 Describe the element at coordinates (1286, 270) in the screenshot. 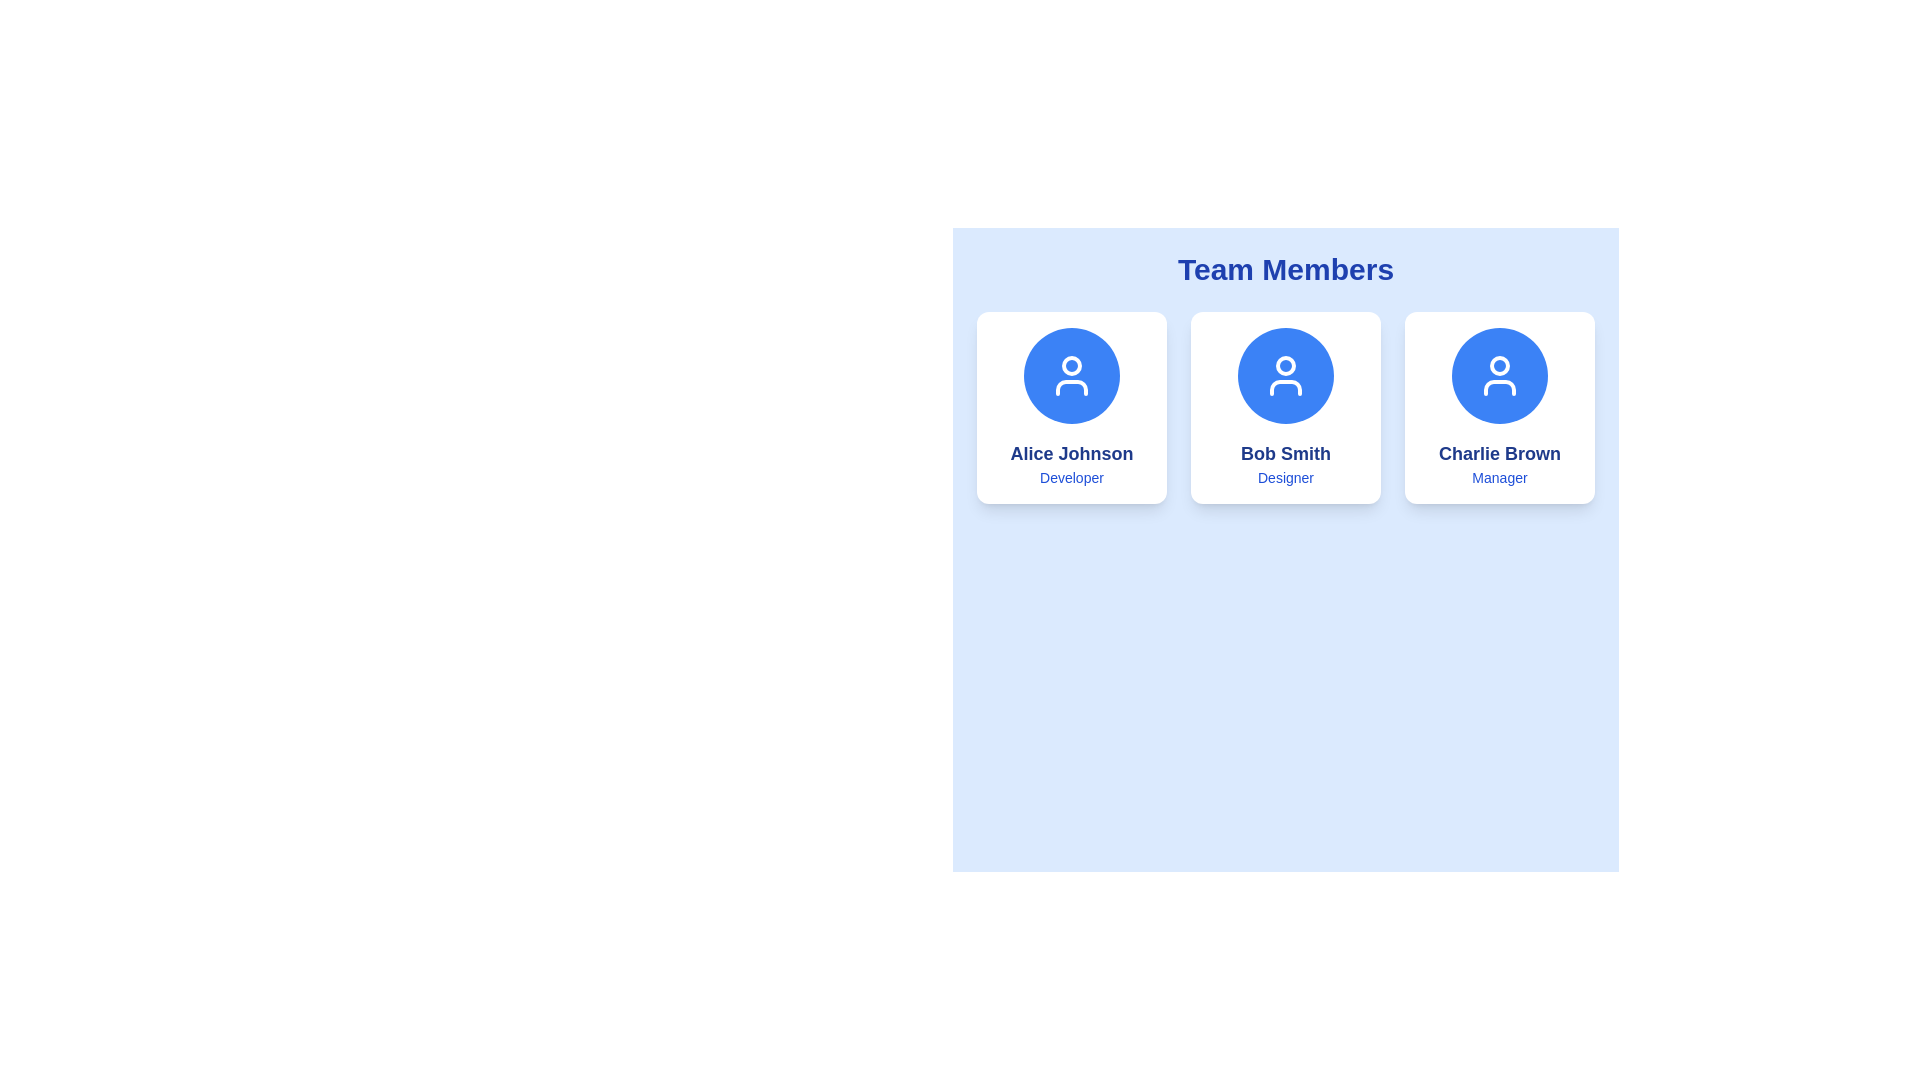

I see `the Text label indicating 'Team Members' at the top of the section with a light blue background` at that location.